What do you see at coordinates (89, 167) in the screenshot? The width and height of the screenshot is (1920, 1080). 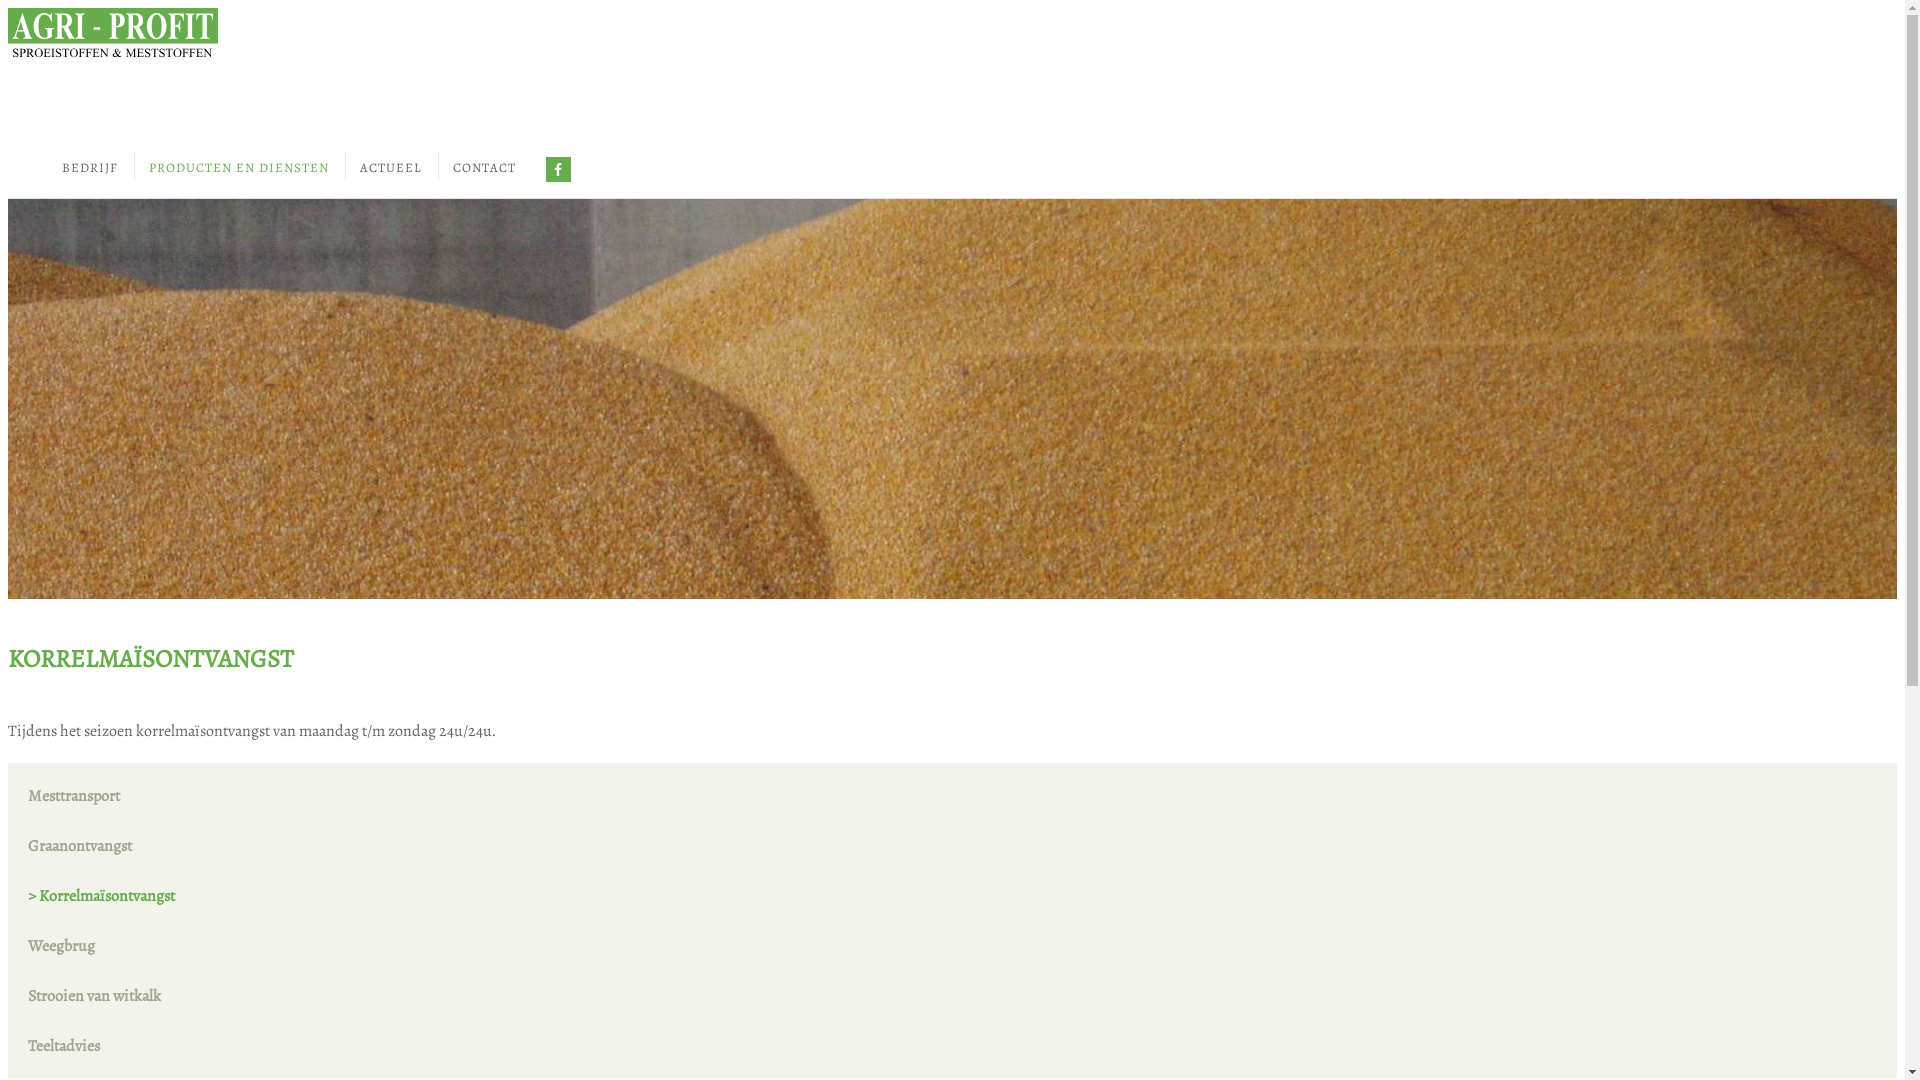 I see `'BEDRIJF'` at bounding box center [89, 167].